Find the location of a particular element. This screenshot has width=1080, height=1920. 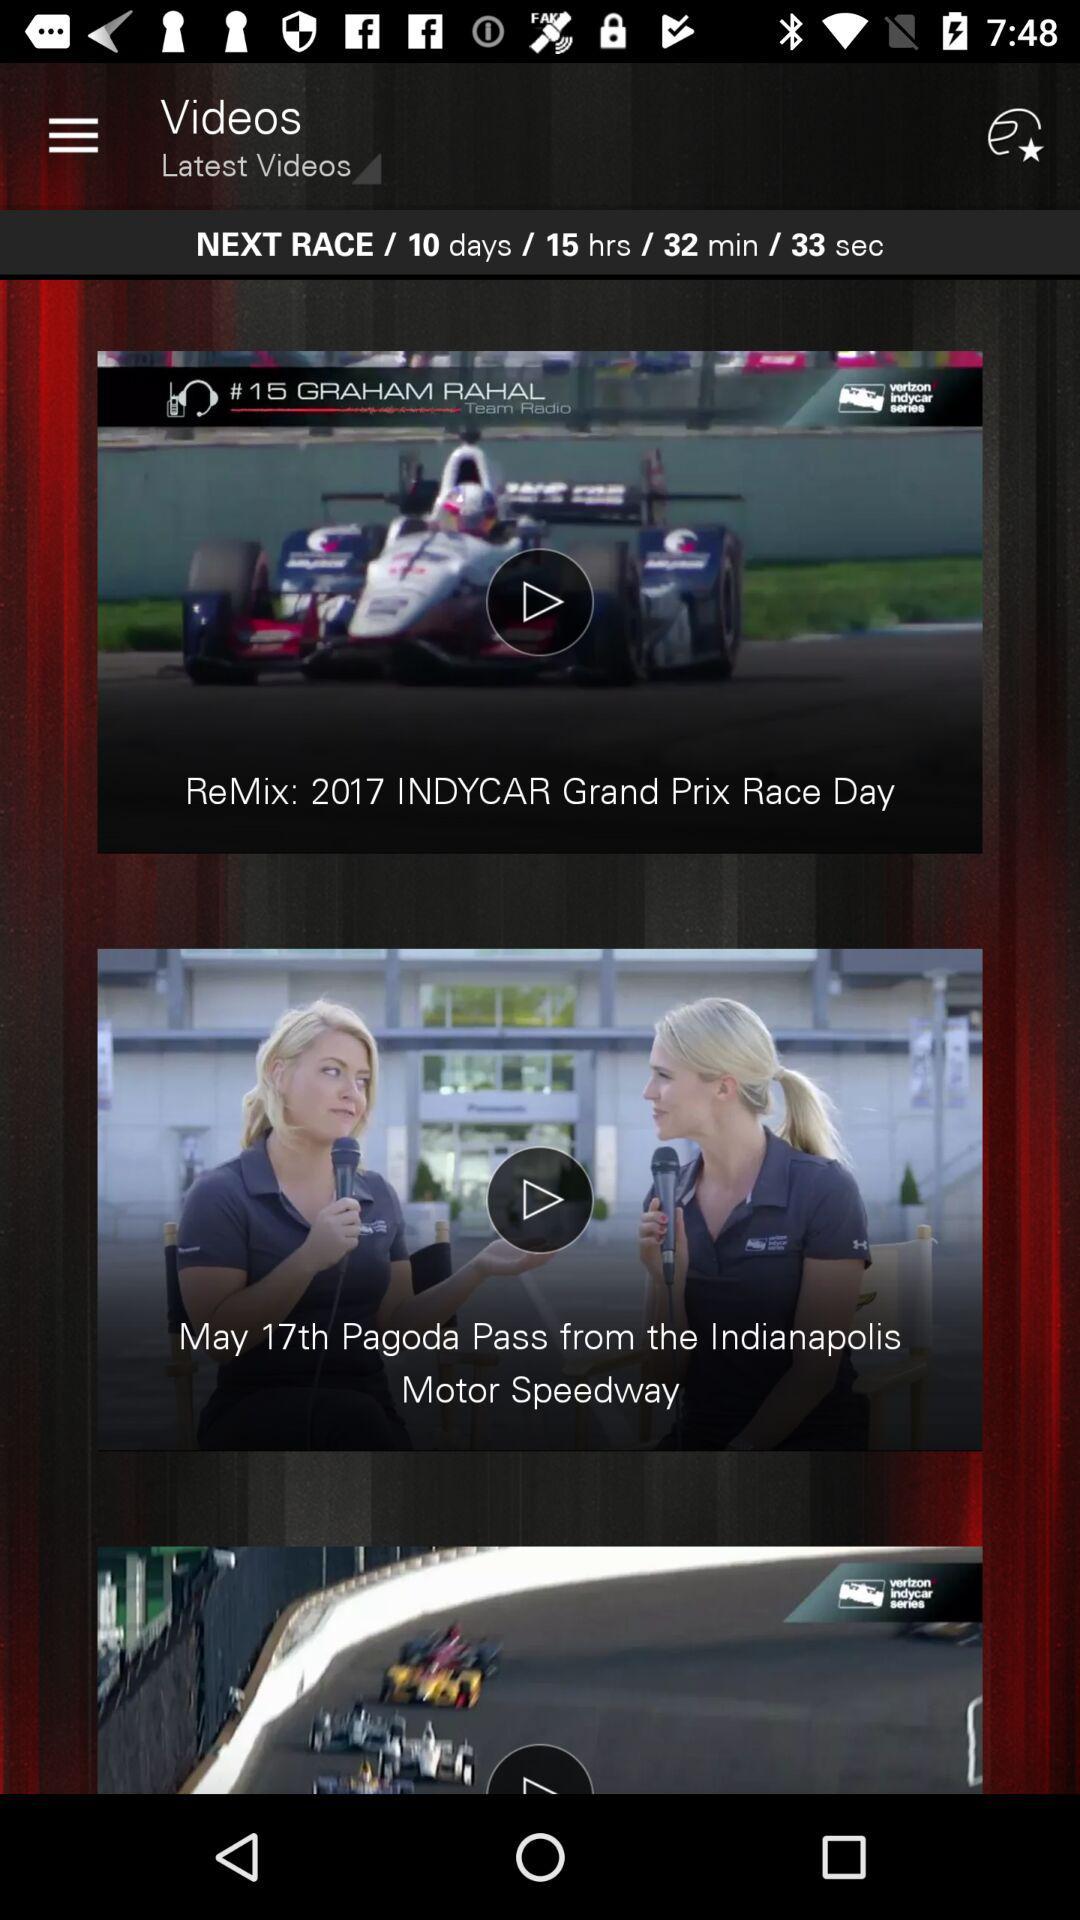

first video from top is located at coordinates (540, 601).